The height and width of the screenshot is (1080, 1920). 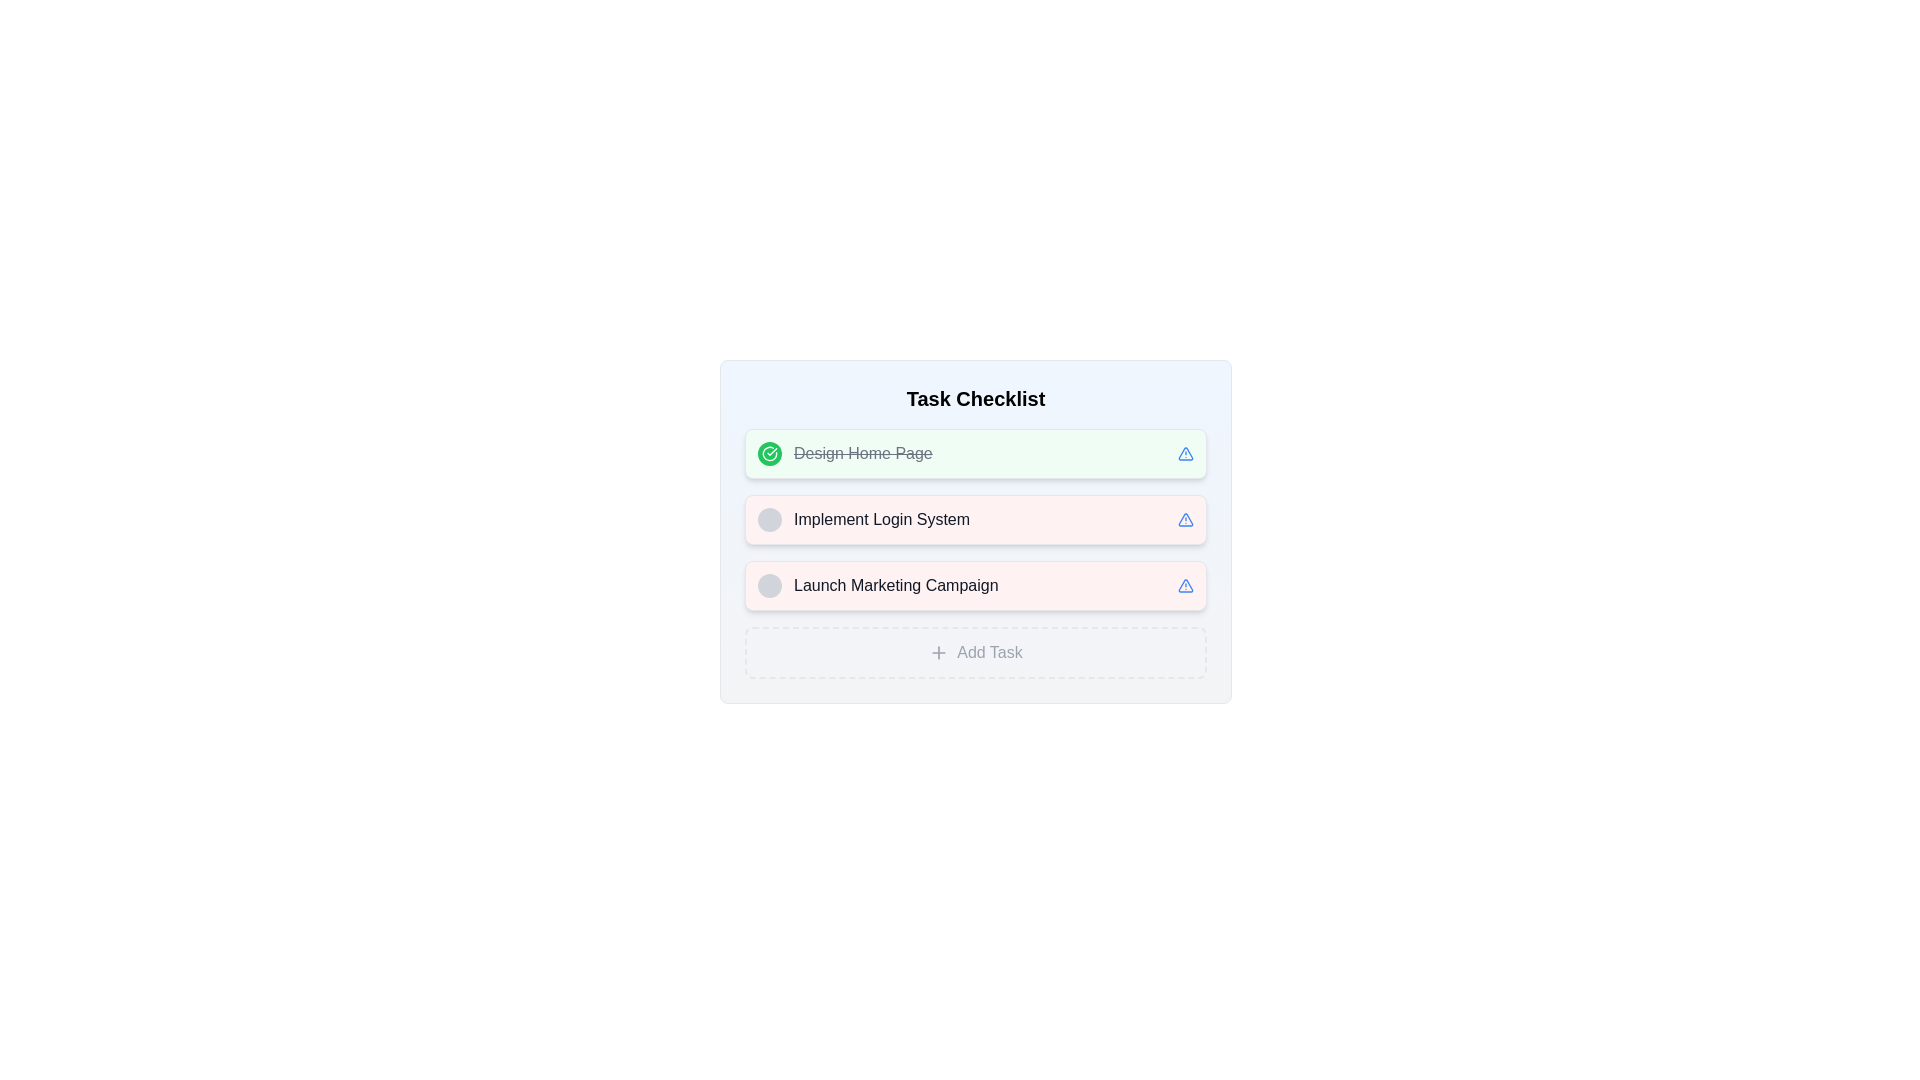 What do you see at coordinates (989, 652) in the screenshot?
I see `the 'Add Task' text label, which is styled in light gray font and located to the right of a plus icon within a dashed border rectangle at the bottom of the task list` at bounding box center [989, 652].